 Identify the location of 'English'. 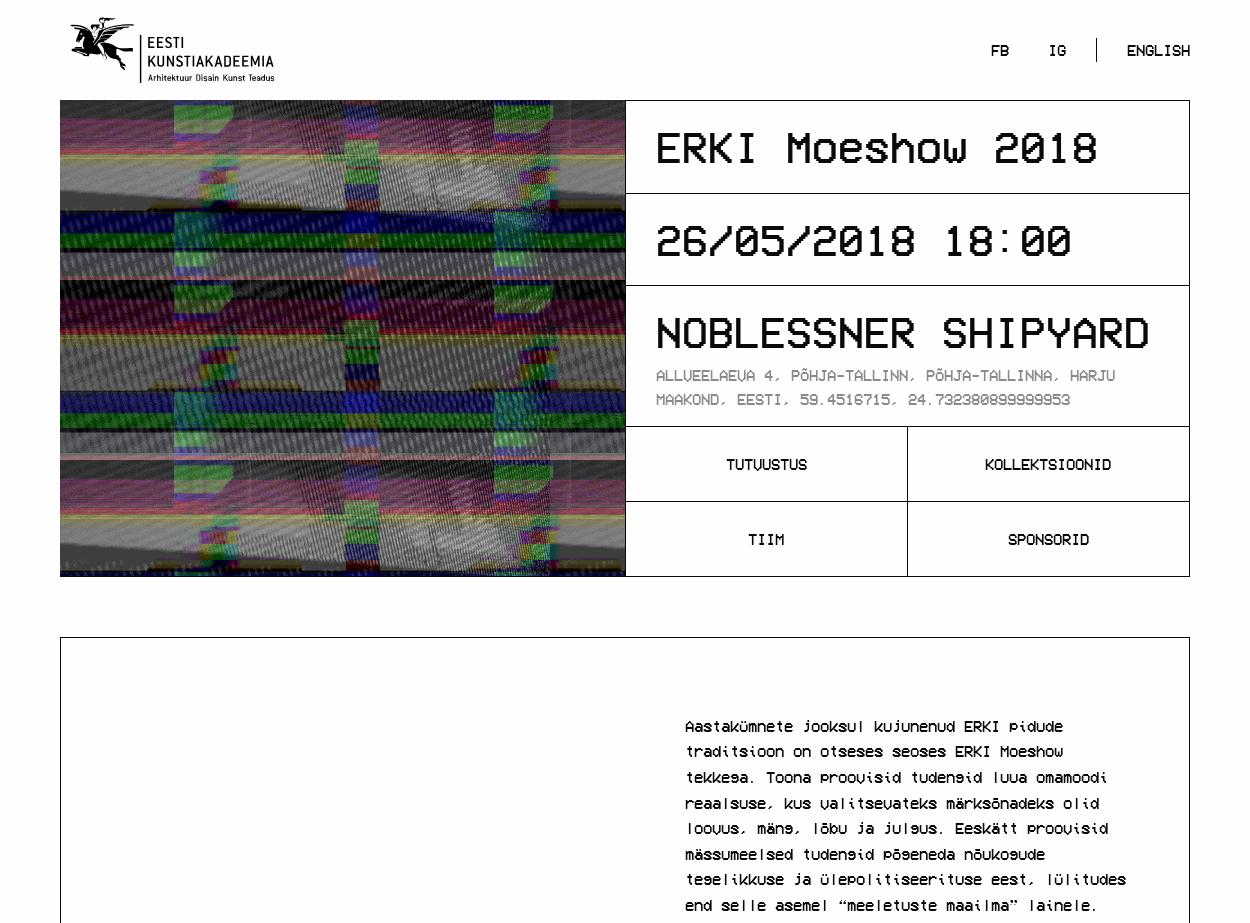
(1157, 50).